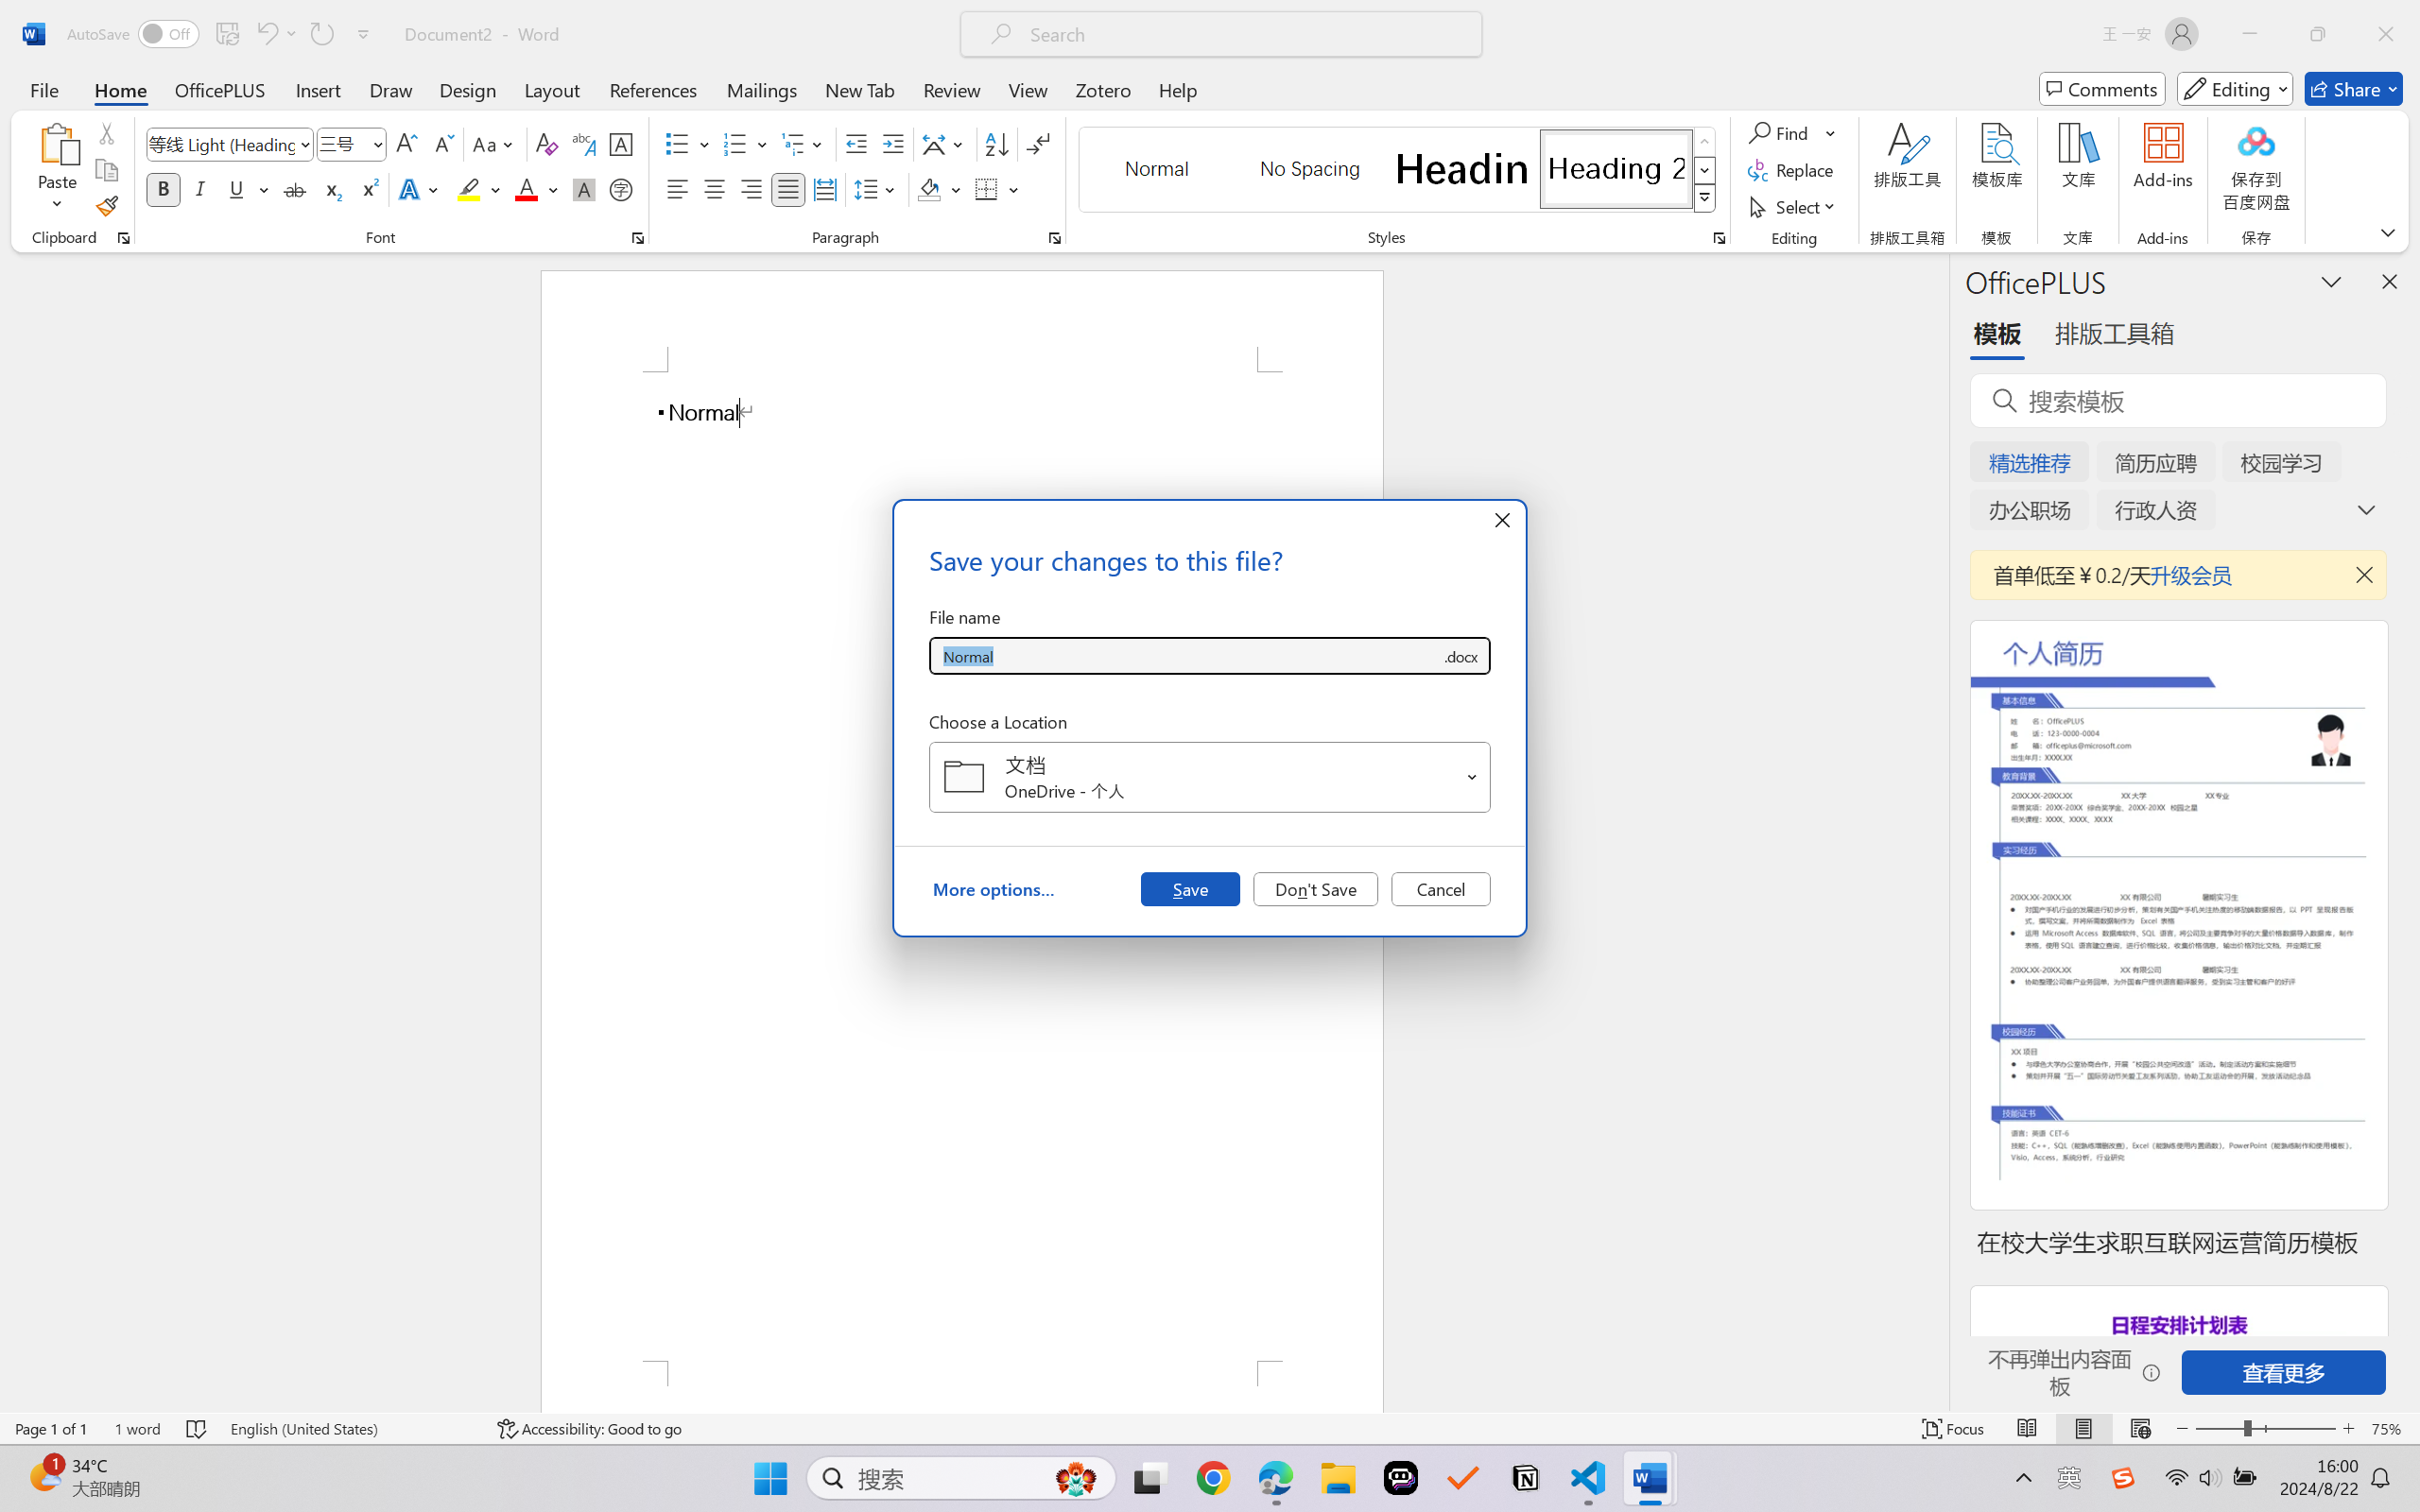 Image resolution: width=2420 pixels, height=1512 pixels. What do you see at coordinates (218, 88) in the screenshot?
I see `'OfficePLUS'` at bounding box center [218, 88].